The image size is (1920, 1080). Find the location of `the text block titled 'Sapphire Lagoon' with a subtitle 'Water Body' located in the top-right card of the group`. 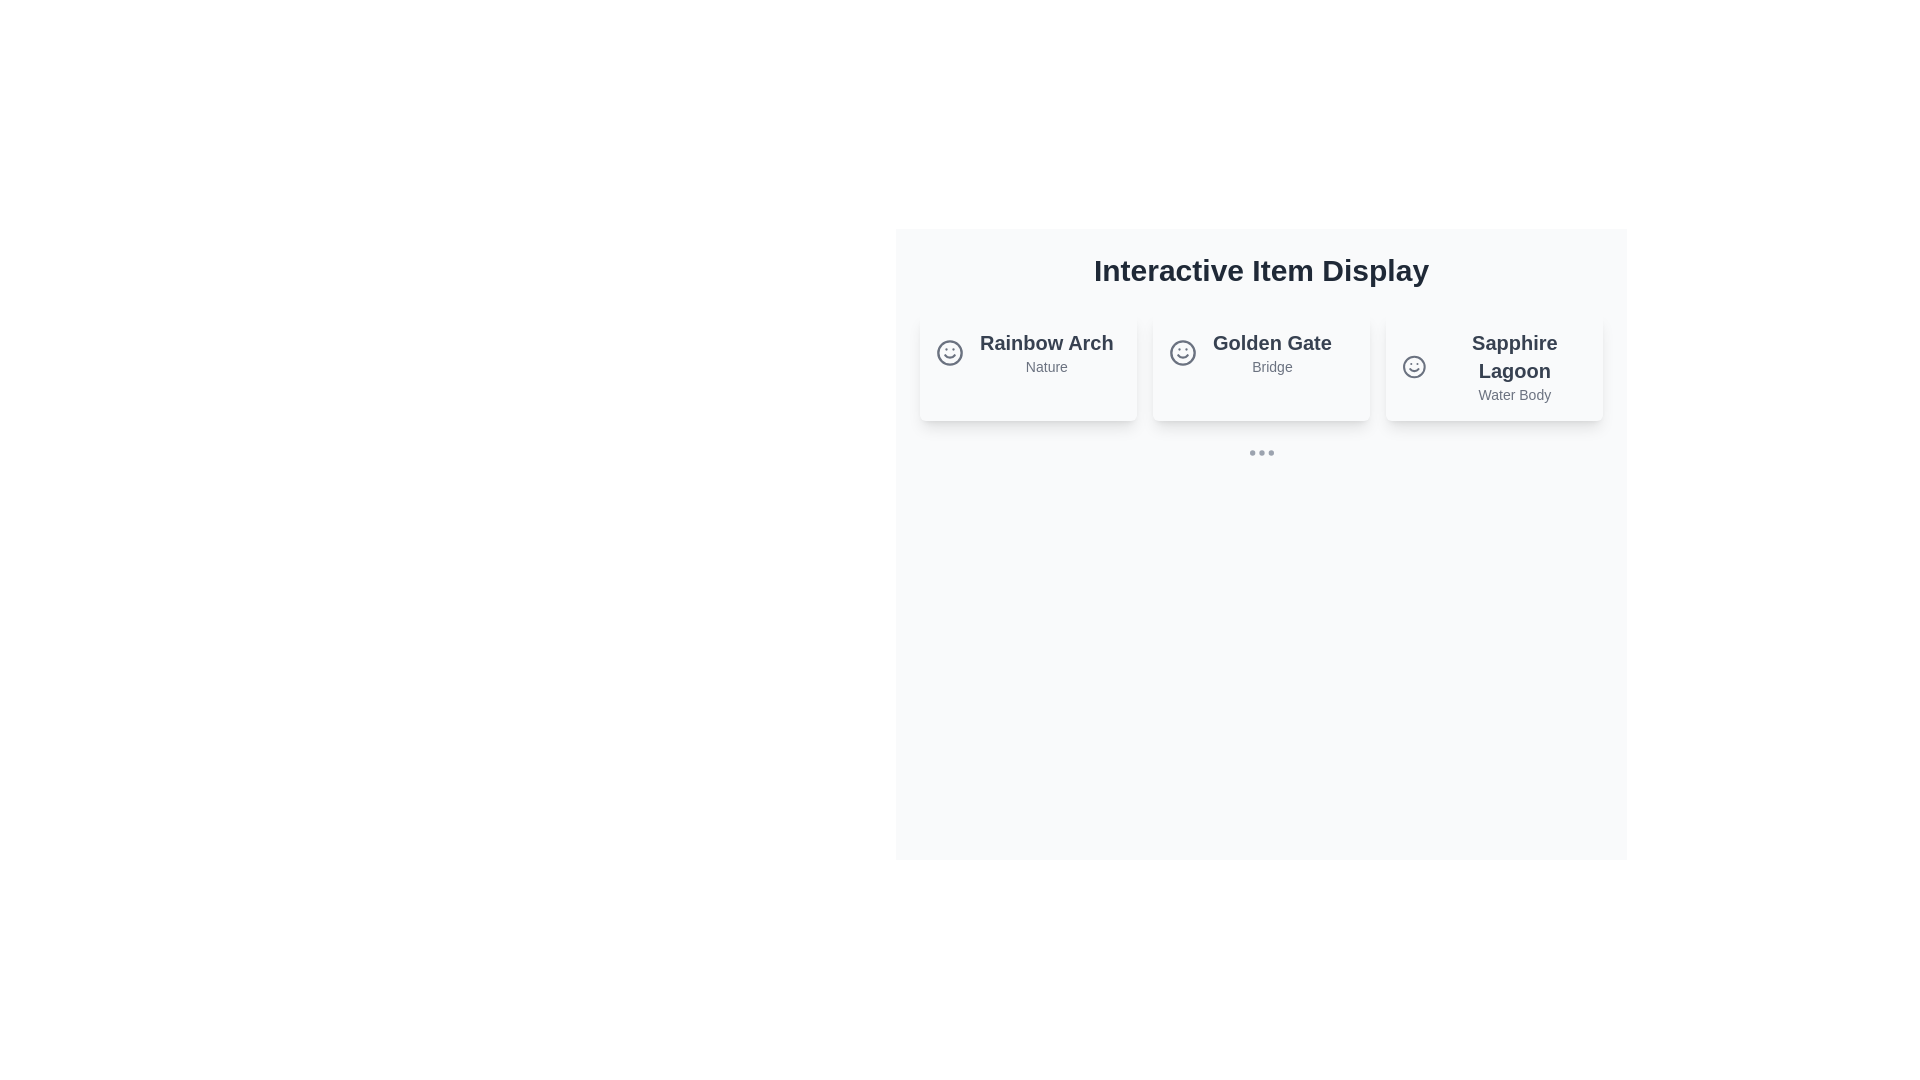

the text block titled 'Sapphire Lagoon' with a subtitle 'Water Body' located in the top-right card of the group is located at coordinates (1514, 366).